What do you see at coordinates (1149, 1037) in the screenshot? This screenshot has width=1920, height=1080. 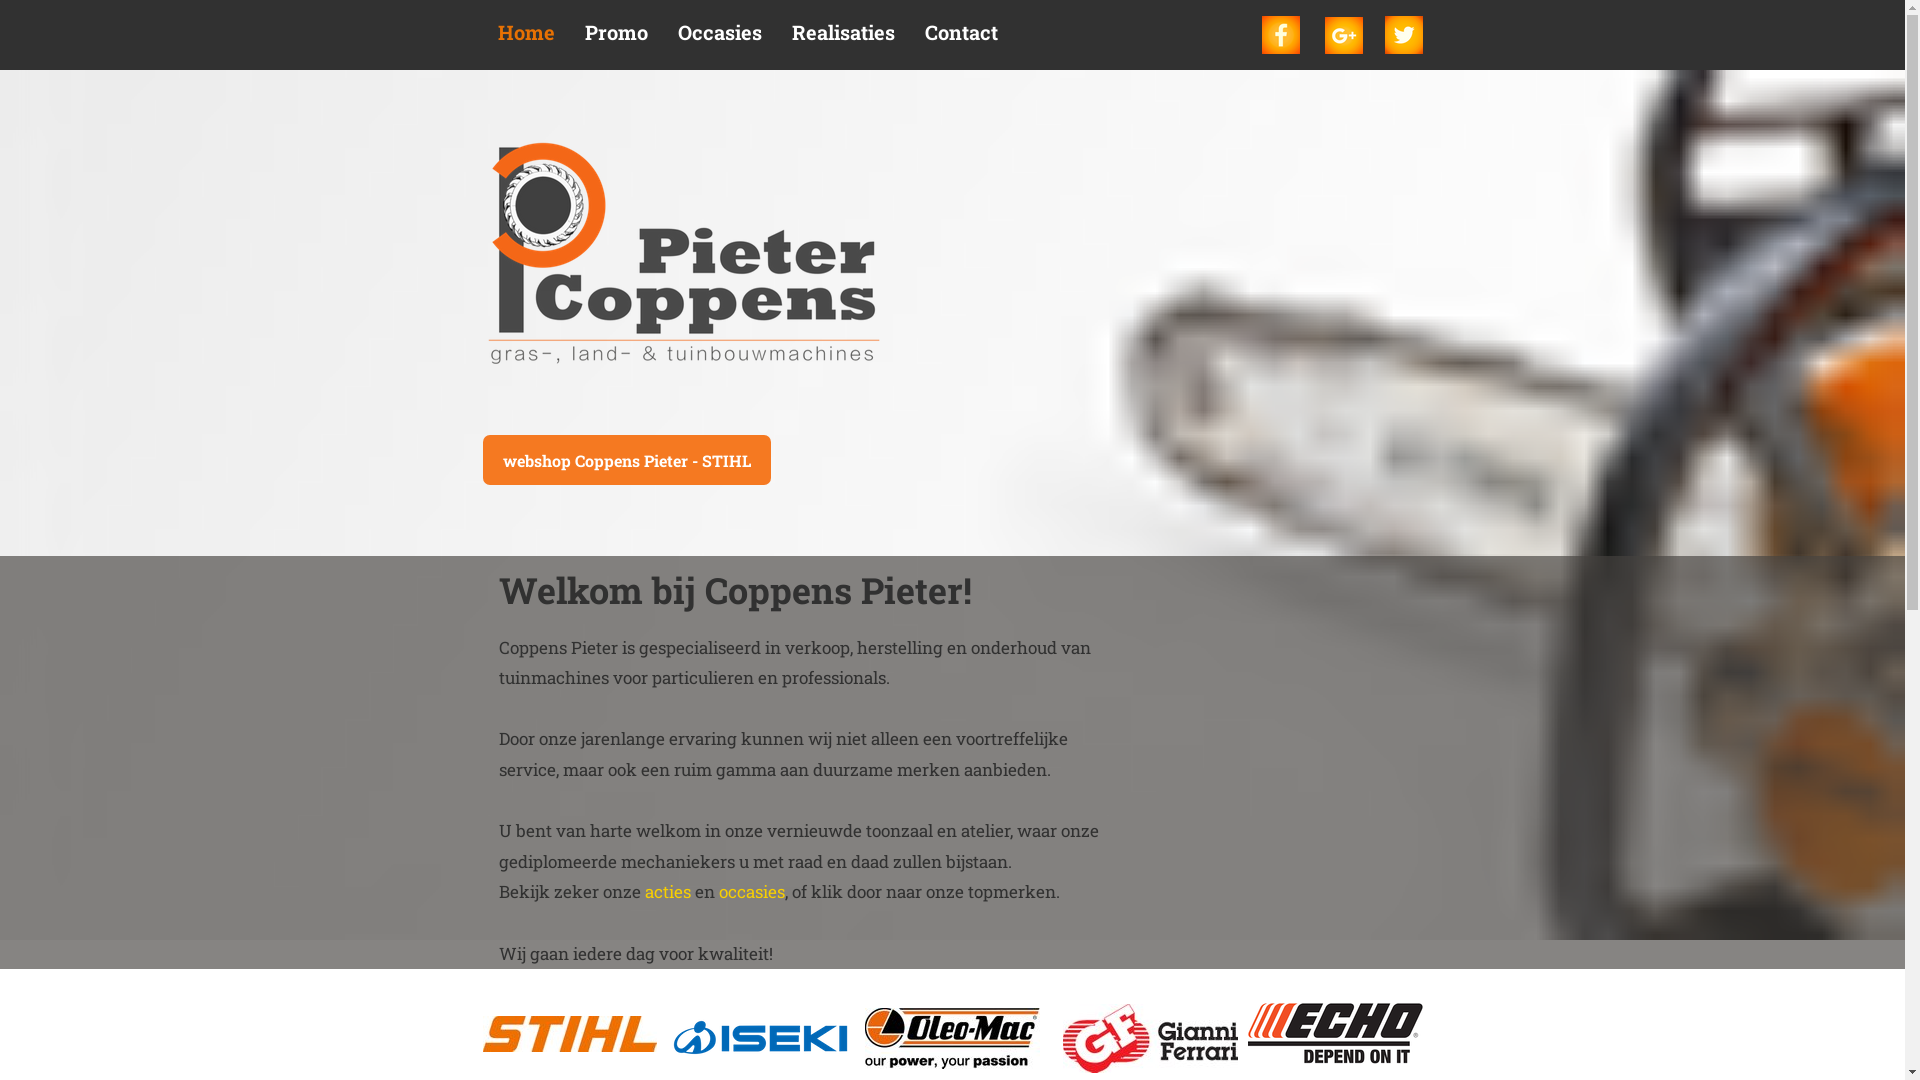 I see `'Gianni Ferrari'` at bounding box center [1149, 1037].